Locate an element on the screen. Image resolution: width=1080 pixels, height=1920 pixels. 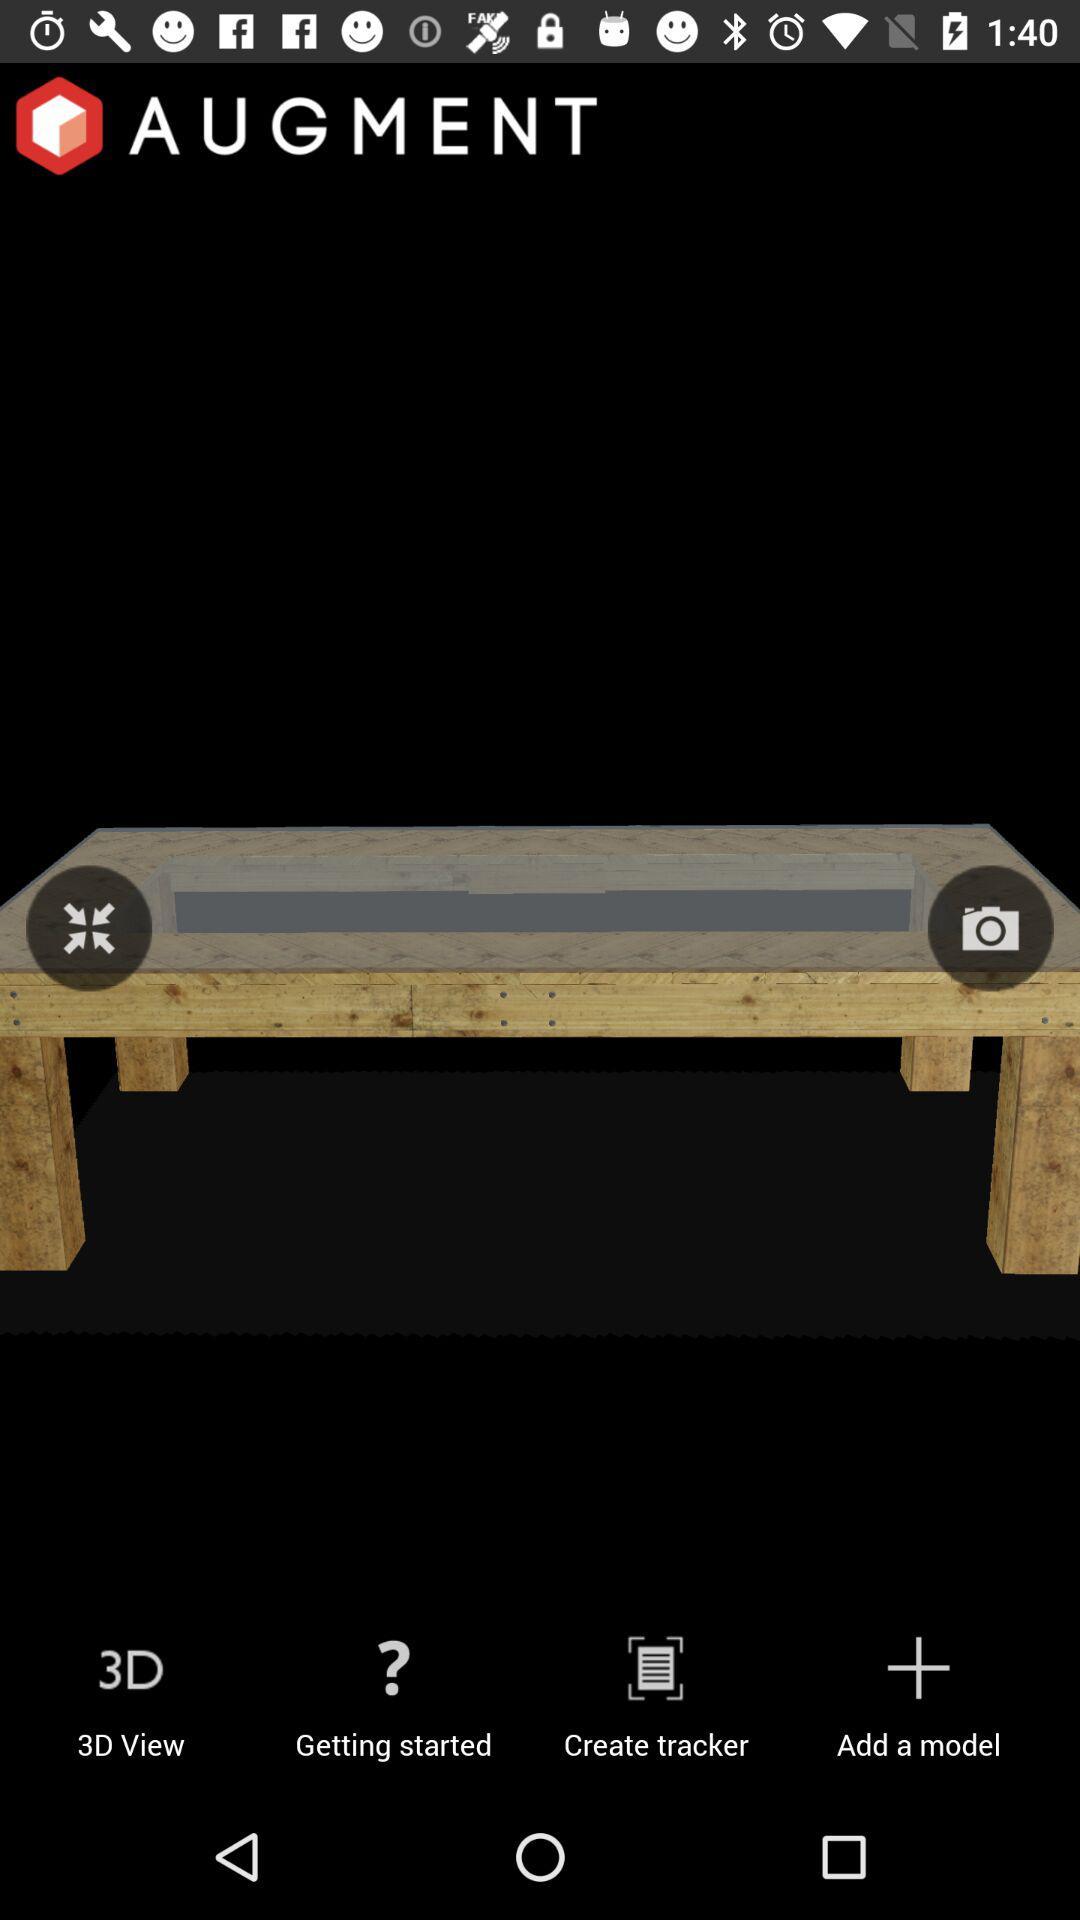
camera option is located at coordinates (990, 927).